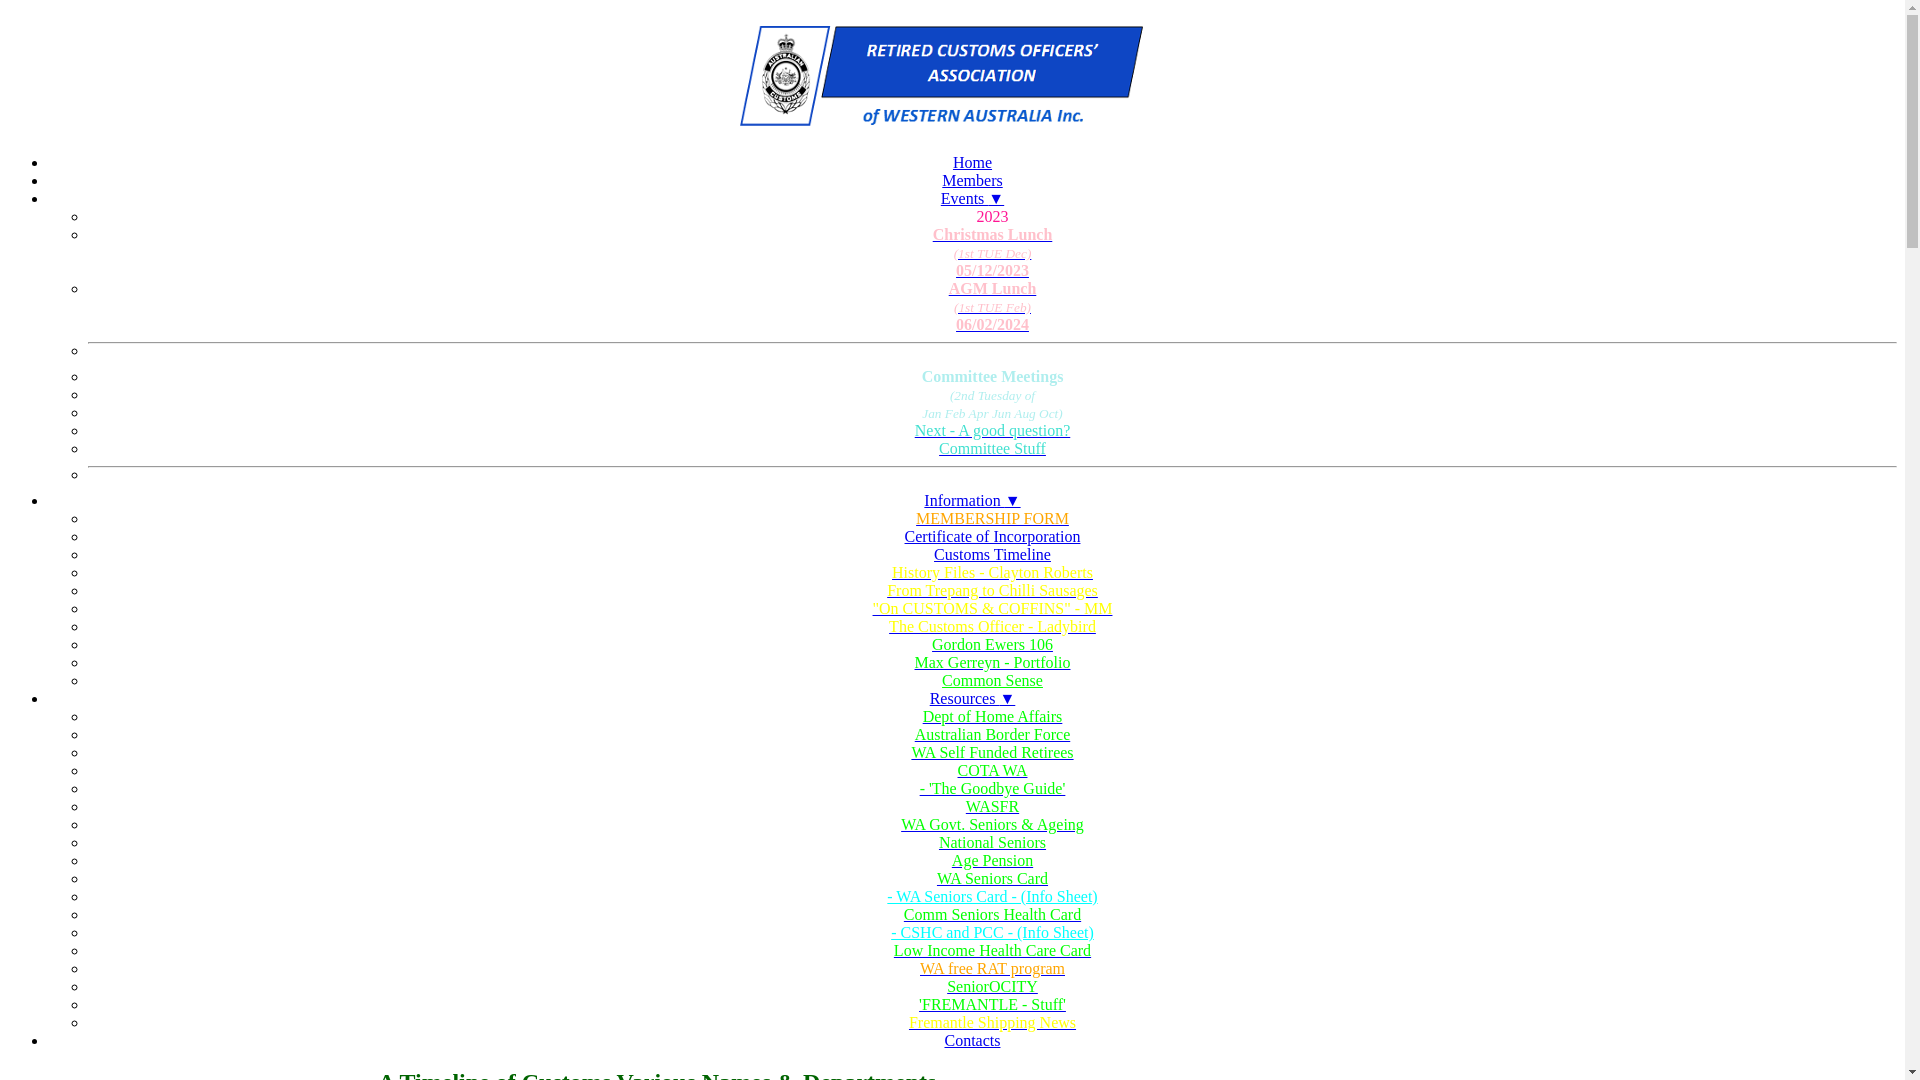  Describe the element at coordinates (992, 752) in the screenshot. I see `'WA Self Funded Retirees'` at that location.